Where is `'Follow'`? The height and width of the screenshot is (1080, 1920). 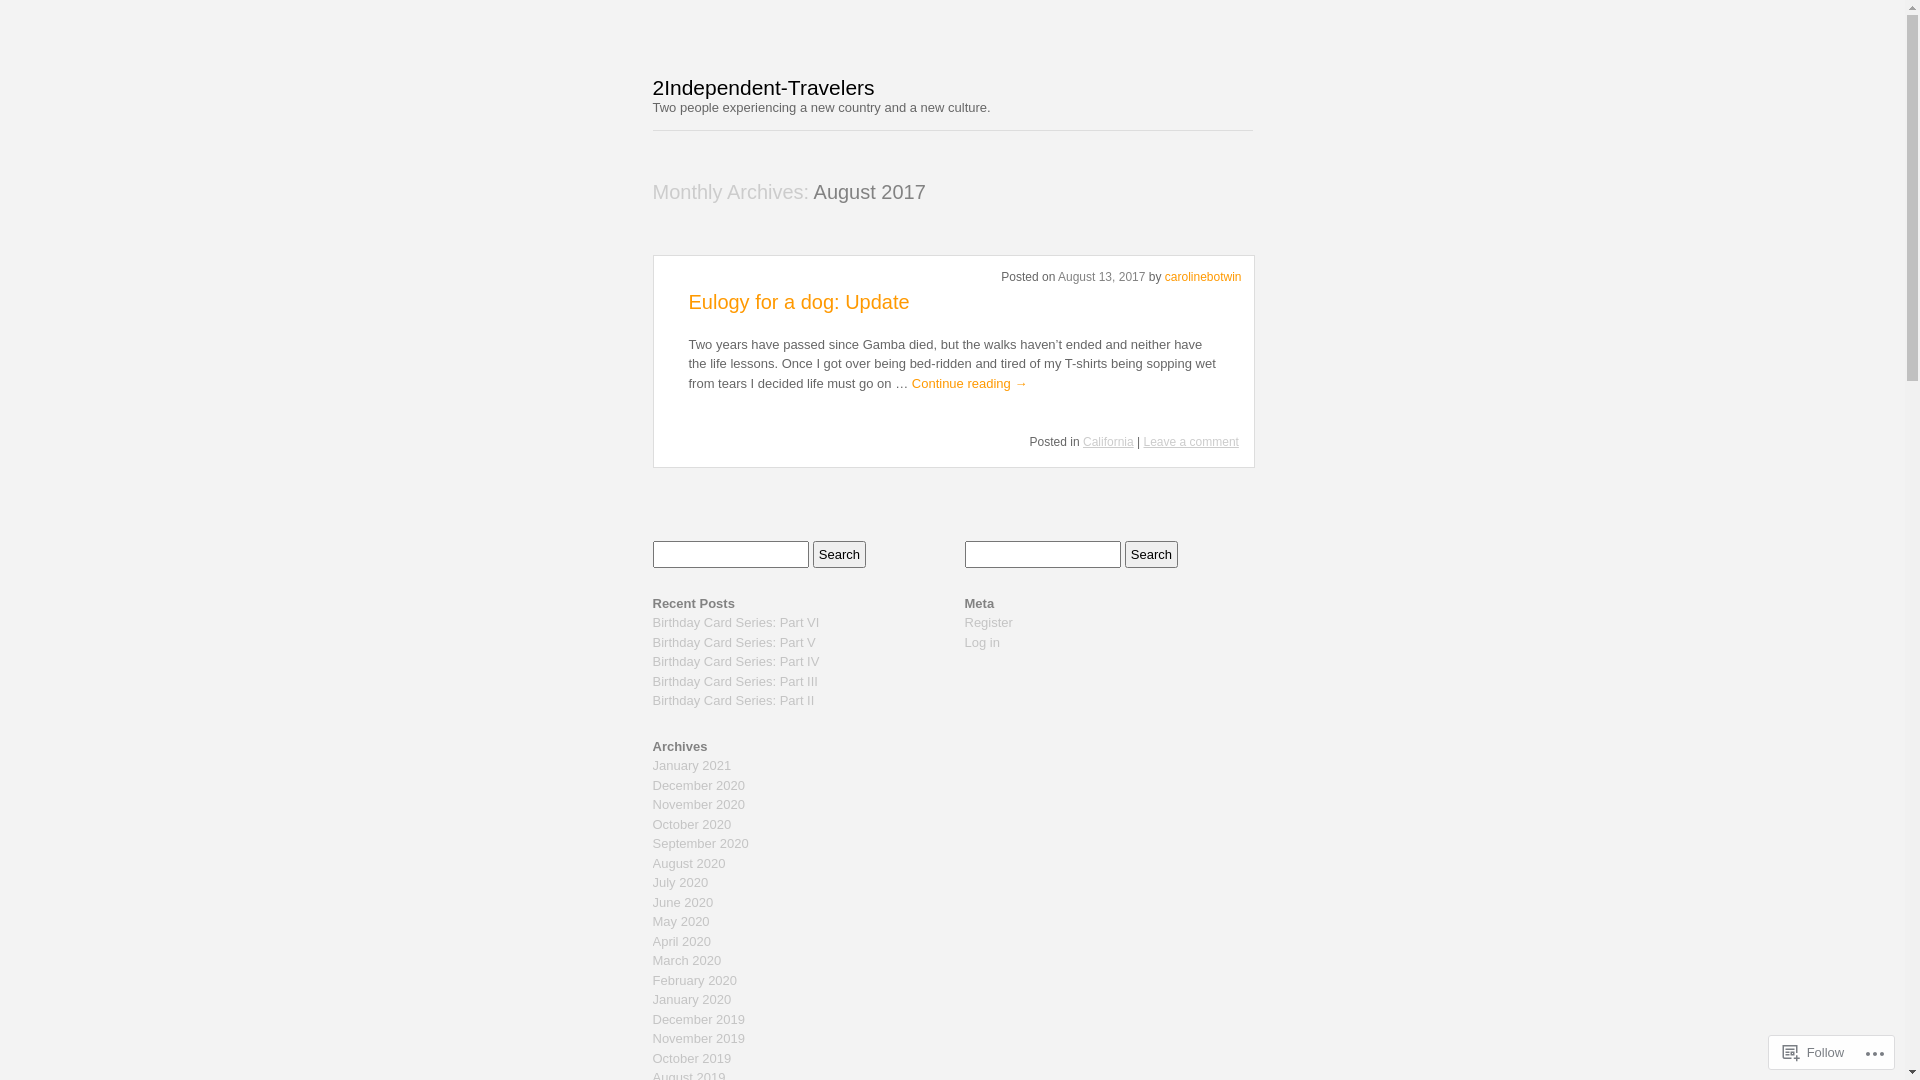 'Follow' is located at coordinates (1814, 1051).